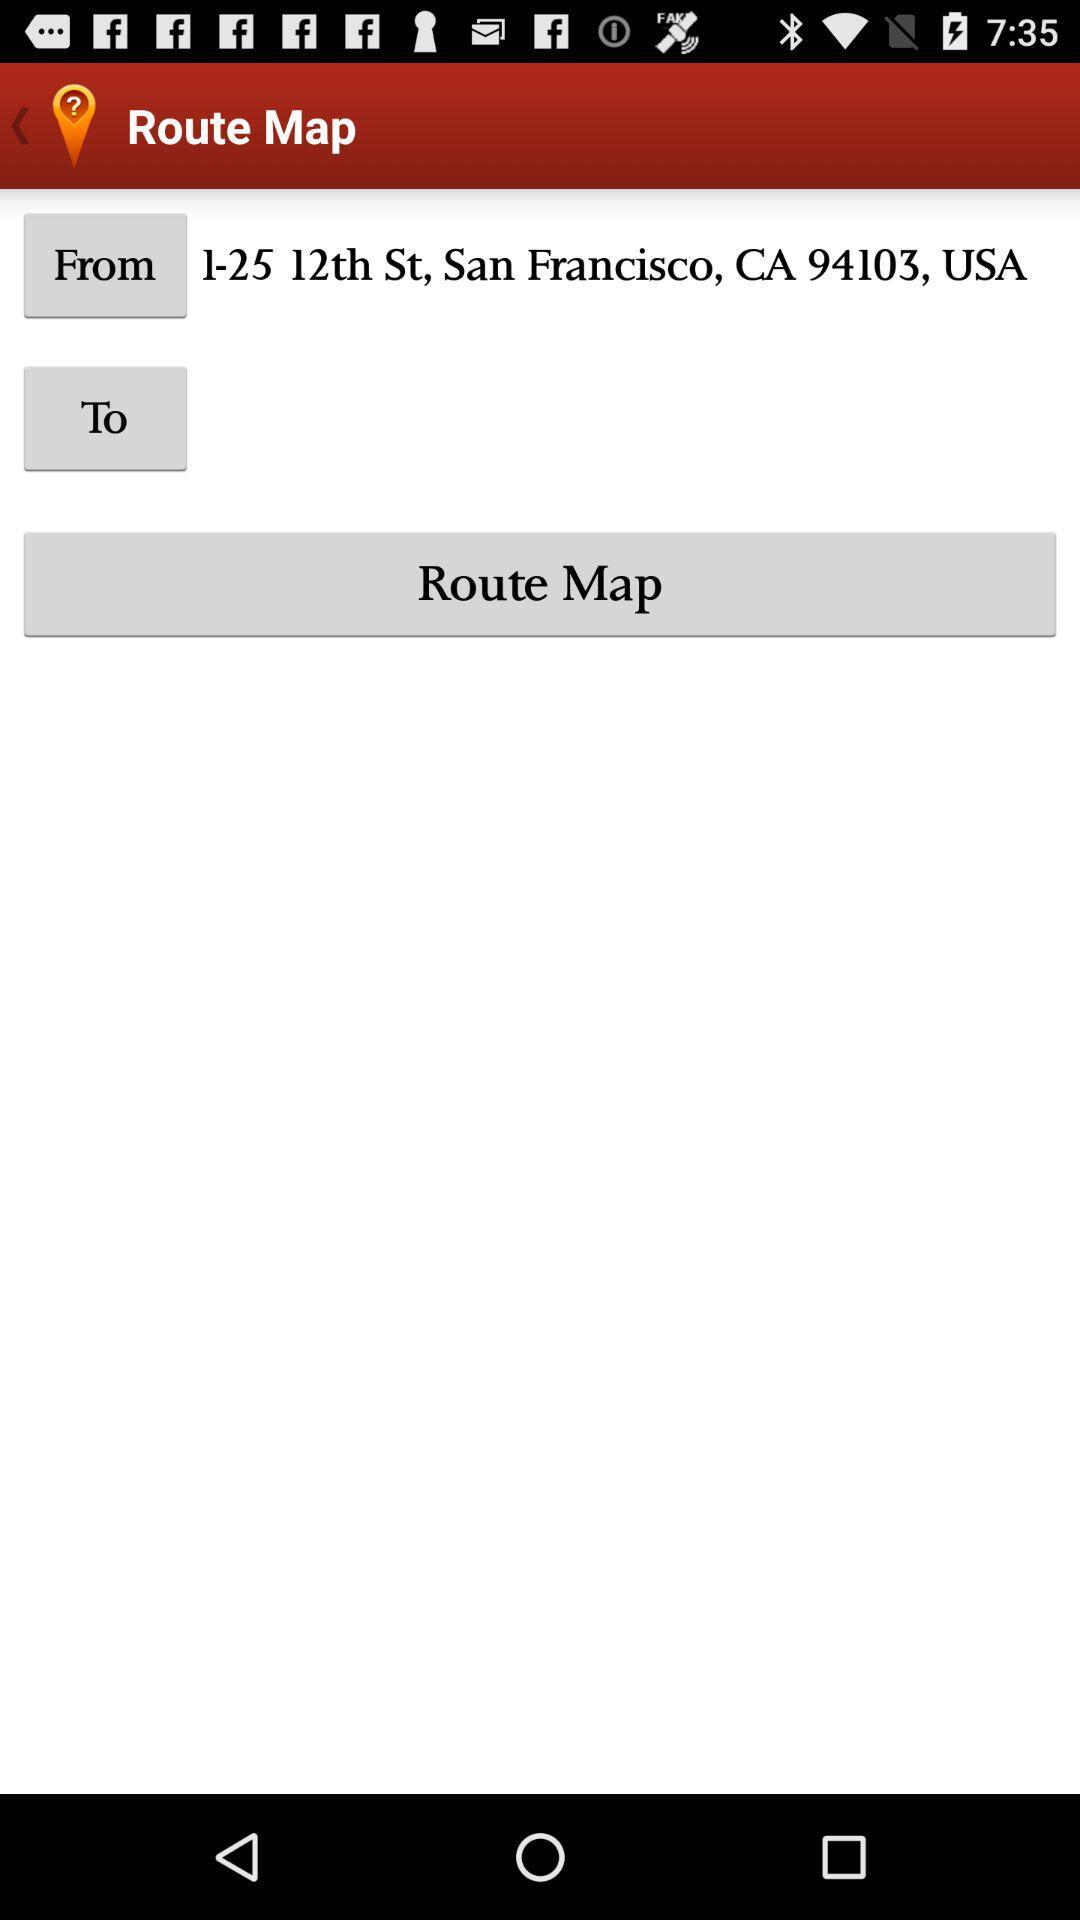 The image size is (1080, 1920). Describe the element at coordinates (105, 264) in the screenshot. I see `the icon to the left of the 1 25 12th app` at that location.